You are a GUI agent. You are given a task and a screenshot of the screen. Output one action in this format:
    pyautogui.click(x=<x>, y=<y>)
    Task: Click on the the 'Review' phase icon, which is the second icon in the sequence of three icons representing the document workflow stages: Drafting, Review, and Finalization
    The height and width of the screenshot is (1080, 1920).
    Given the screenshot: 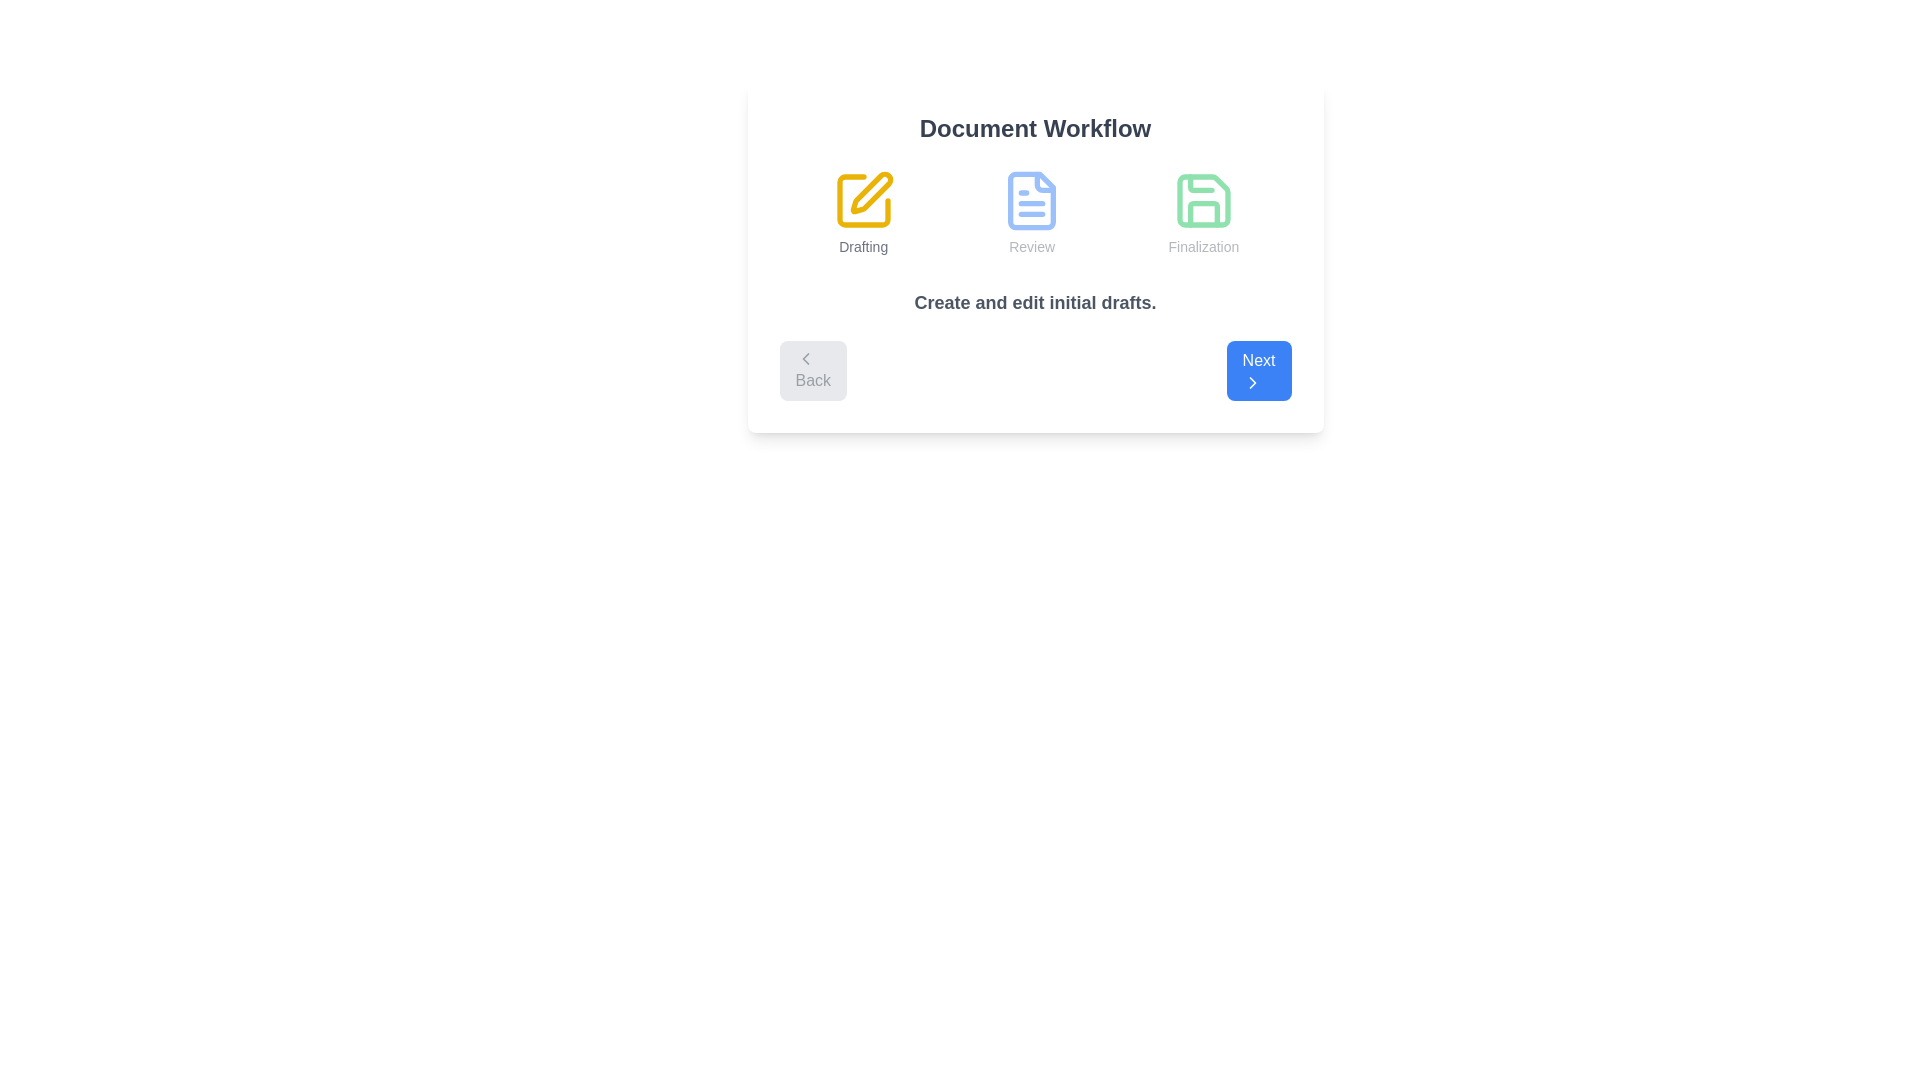 What is the action you would take?
    pyautogui.click(x=1032, y=200)
    